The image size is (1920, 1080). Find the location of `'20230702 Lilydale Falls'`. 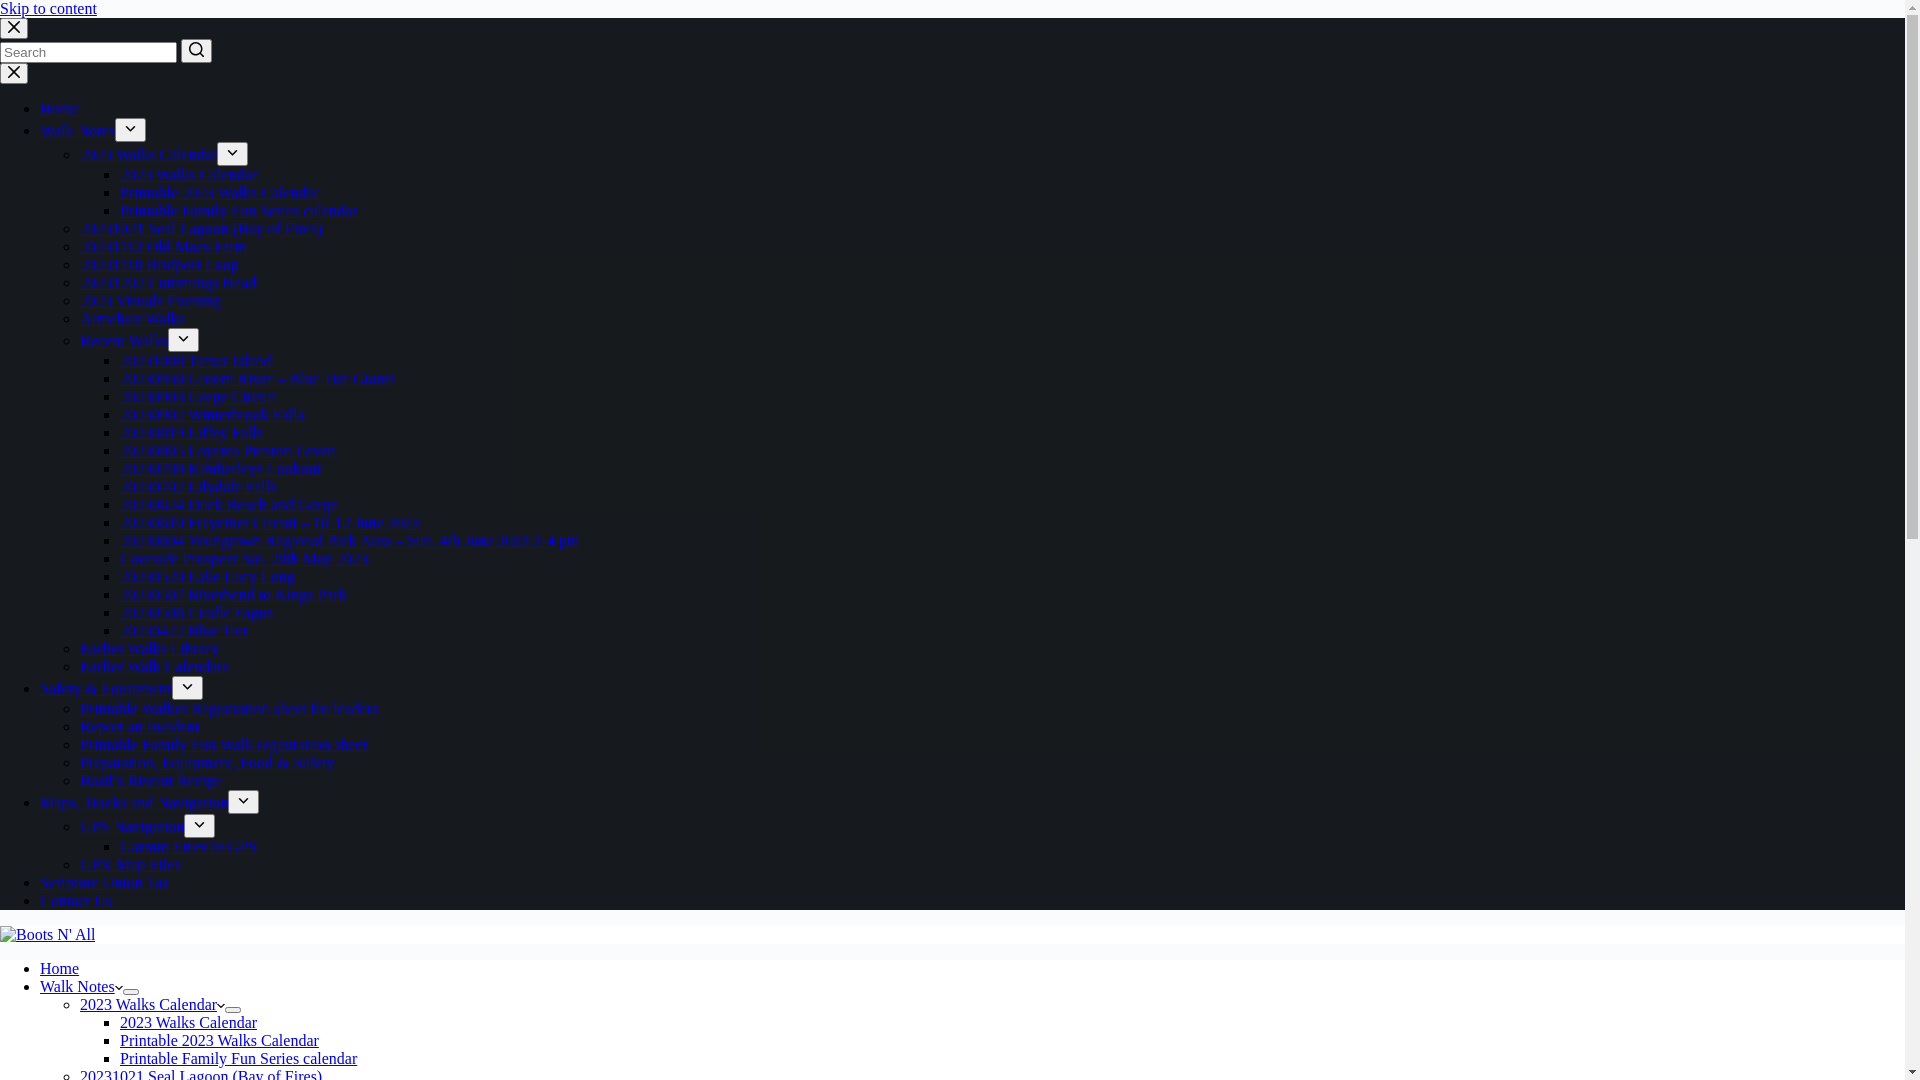

'20230702 Lilydale Falls' is located at coordinates (197, 486).